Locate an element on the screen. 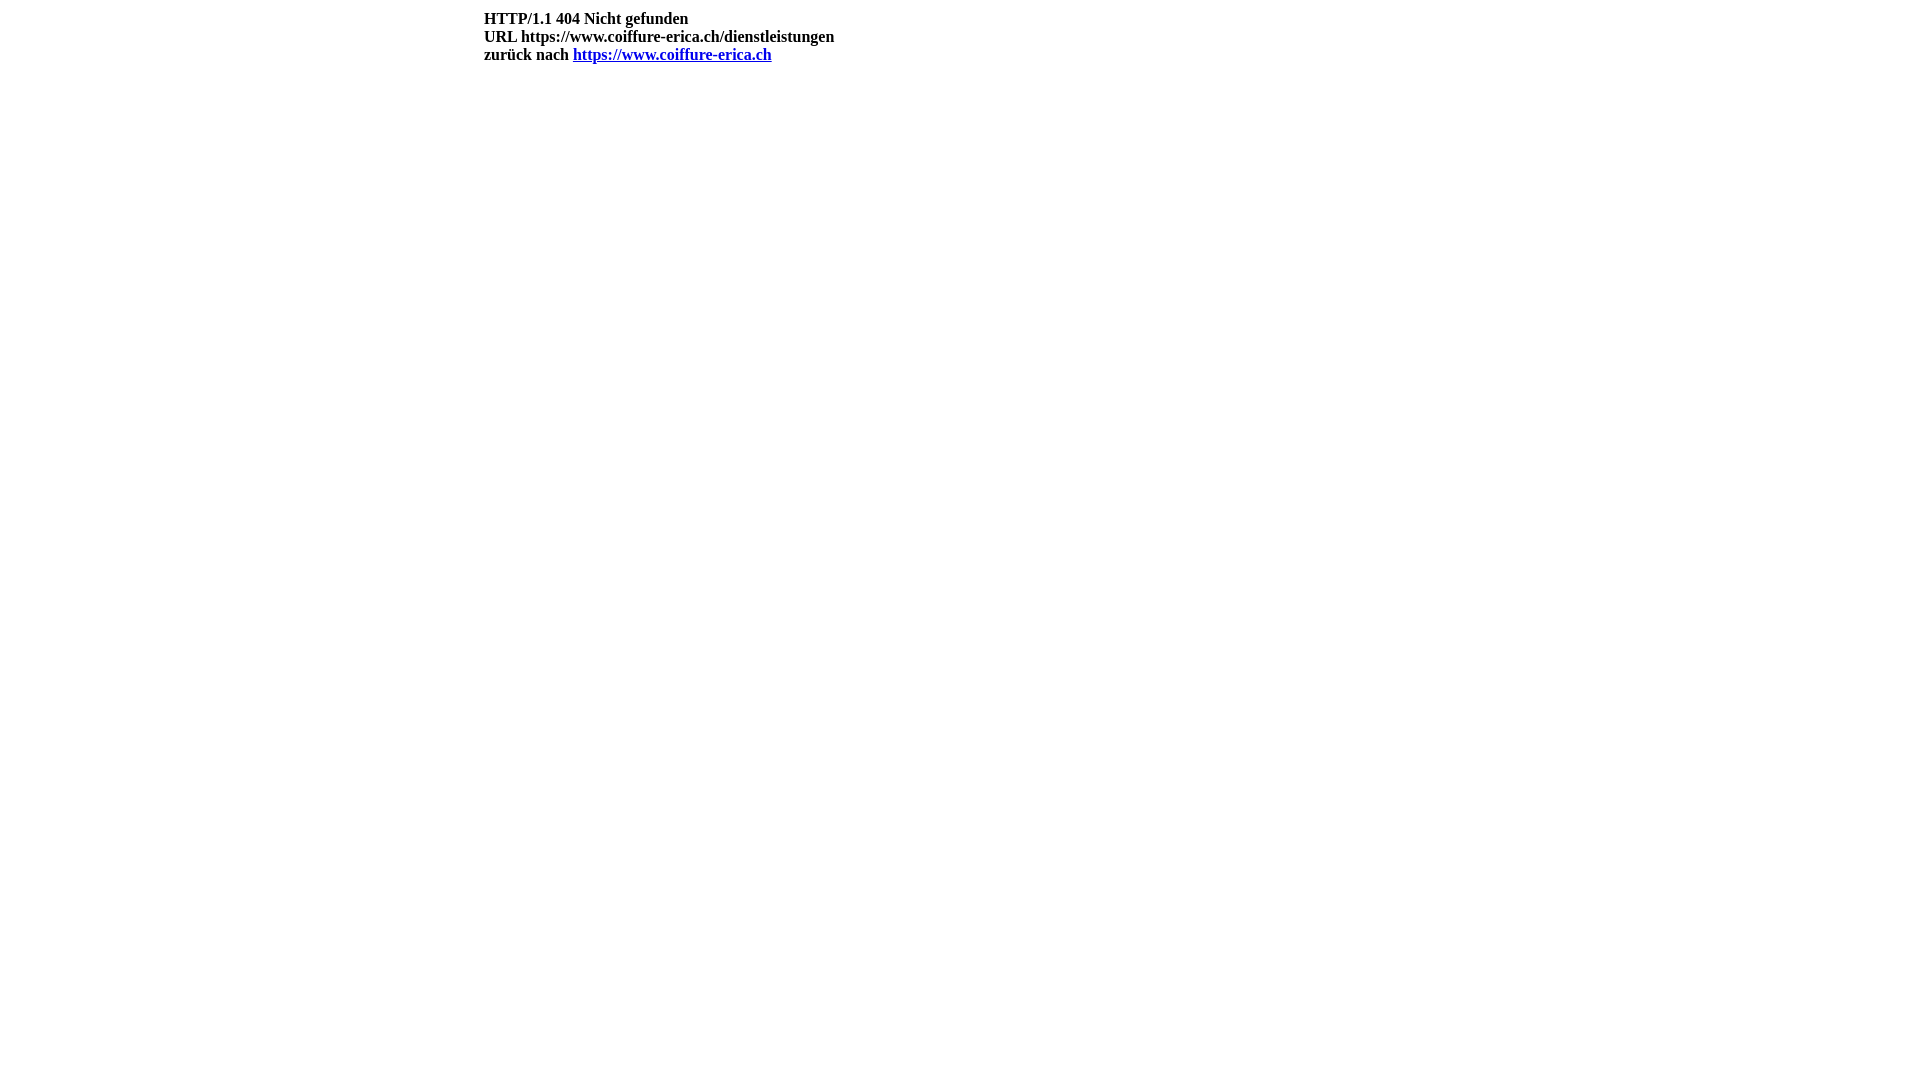 This screenshot has height=1080, width=1920. 'https://www.coiffure-erica.ch' is located at coordinates (672, 53).